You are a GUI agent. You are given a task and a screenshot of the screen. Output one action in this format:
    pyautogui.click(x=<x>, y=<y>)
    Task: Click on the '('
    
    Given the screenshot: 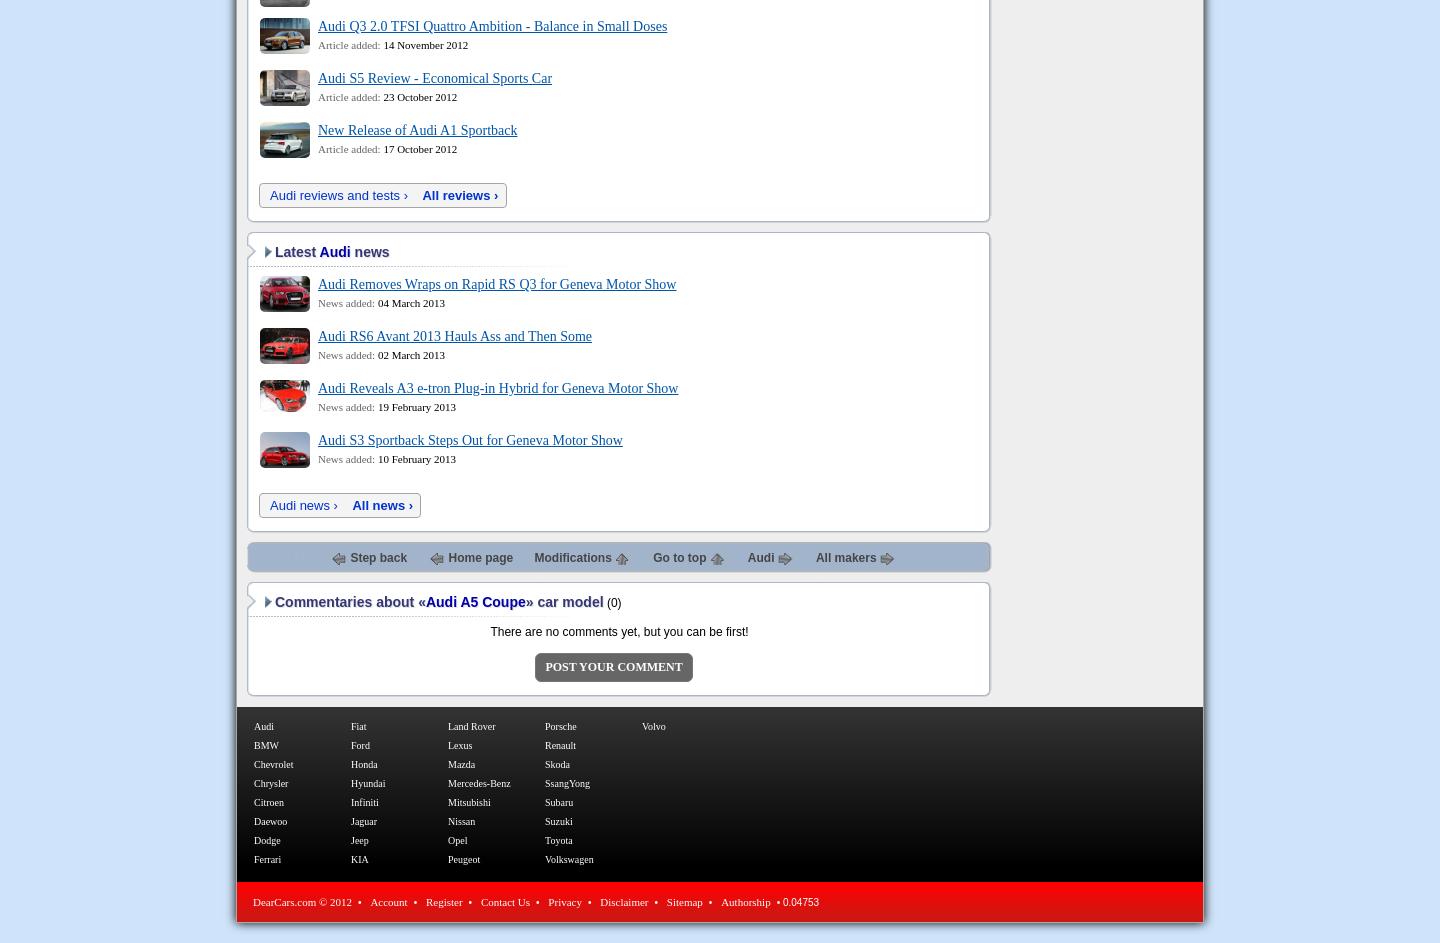 What is the action you would take?
    pyautogui.click(x=606, y=601)
    